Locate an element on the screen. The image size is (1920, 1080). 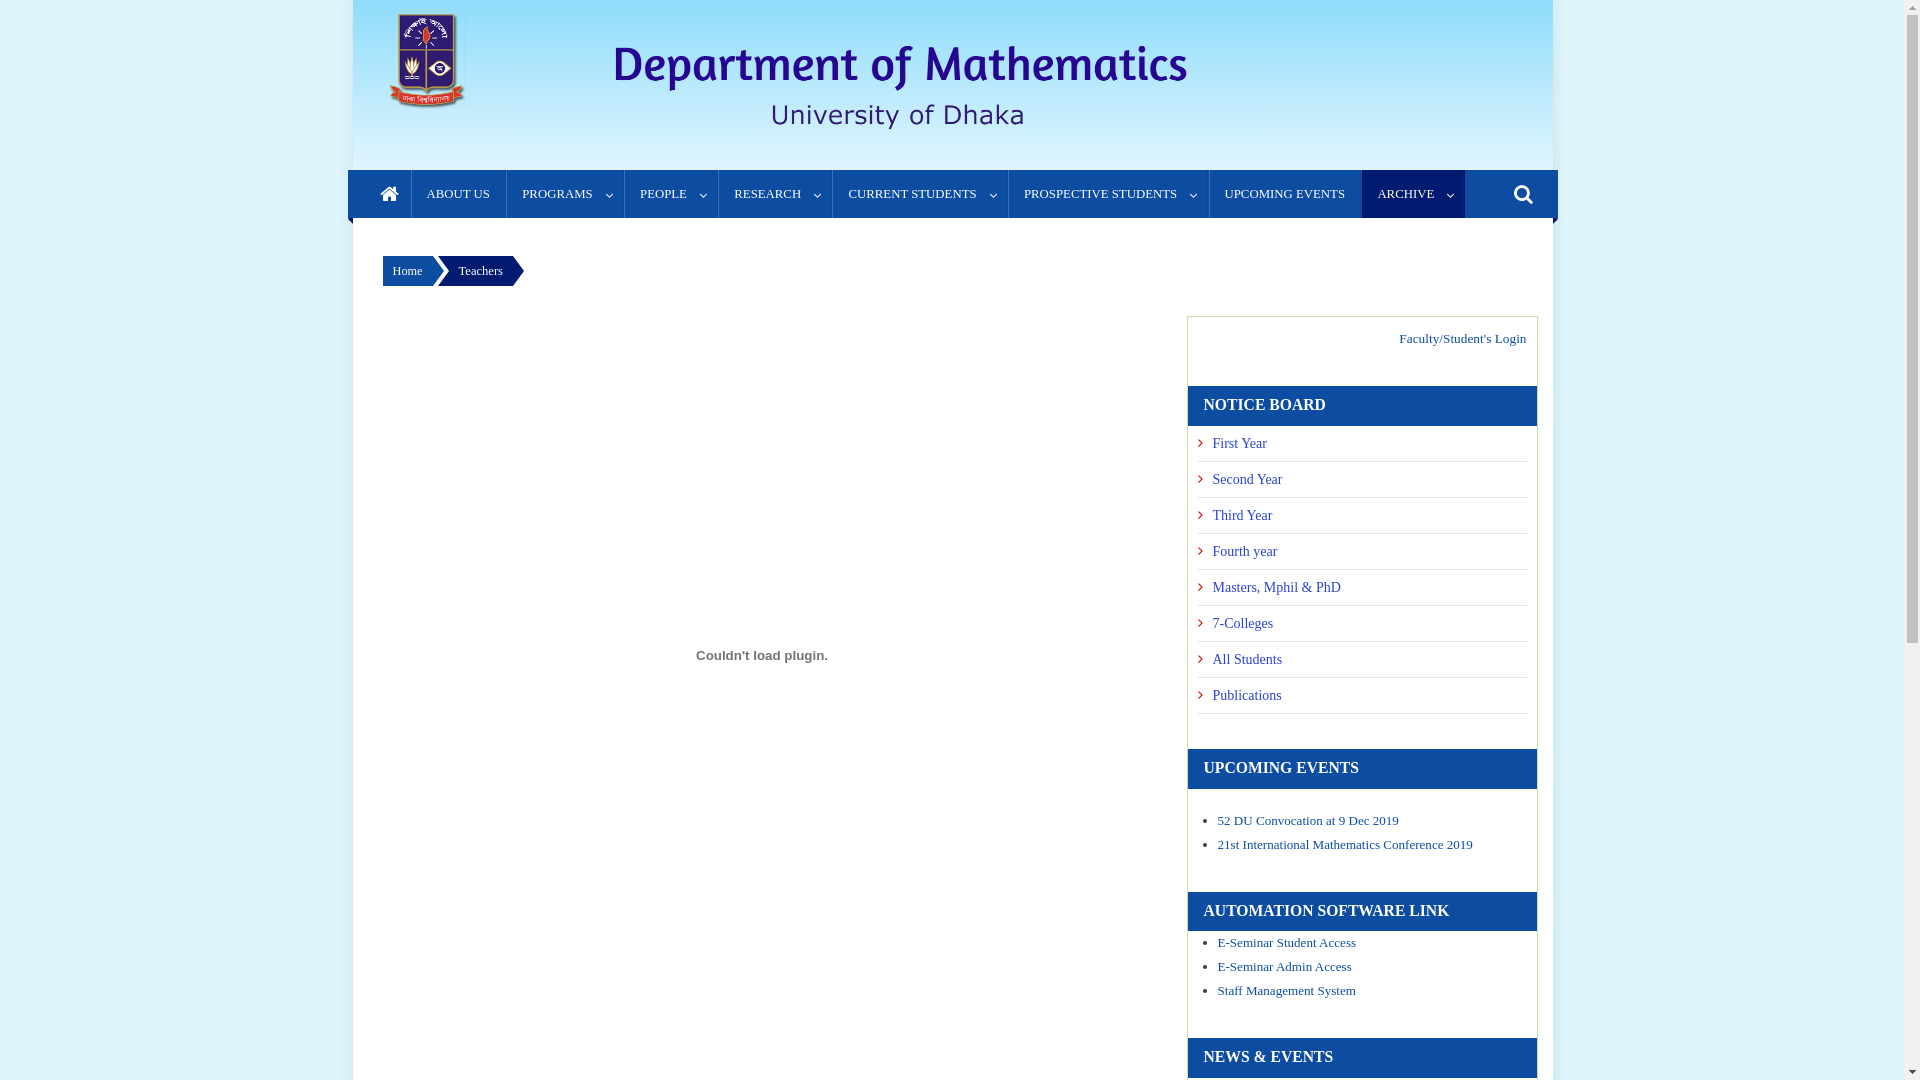
'First Year' is located at coordinates (1361, 442).